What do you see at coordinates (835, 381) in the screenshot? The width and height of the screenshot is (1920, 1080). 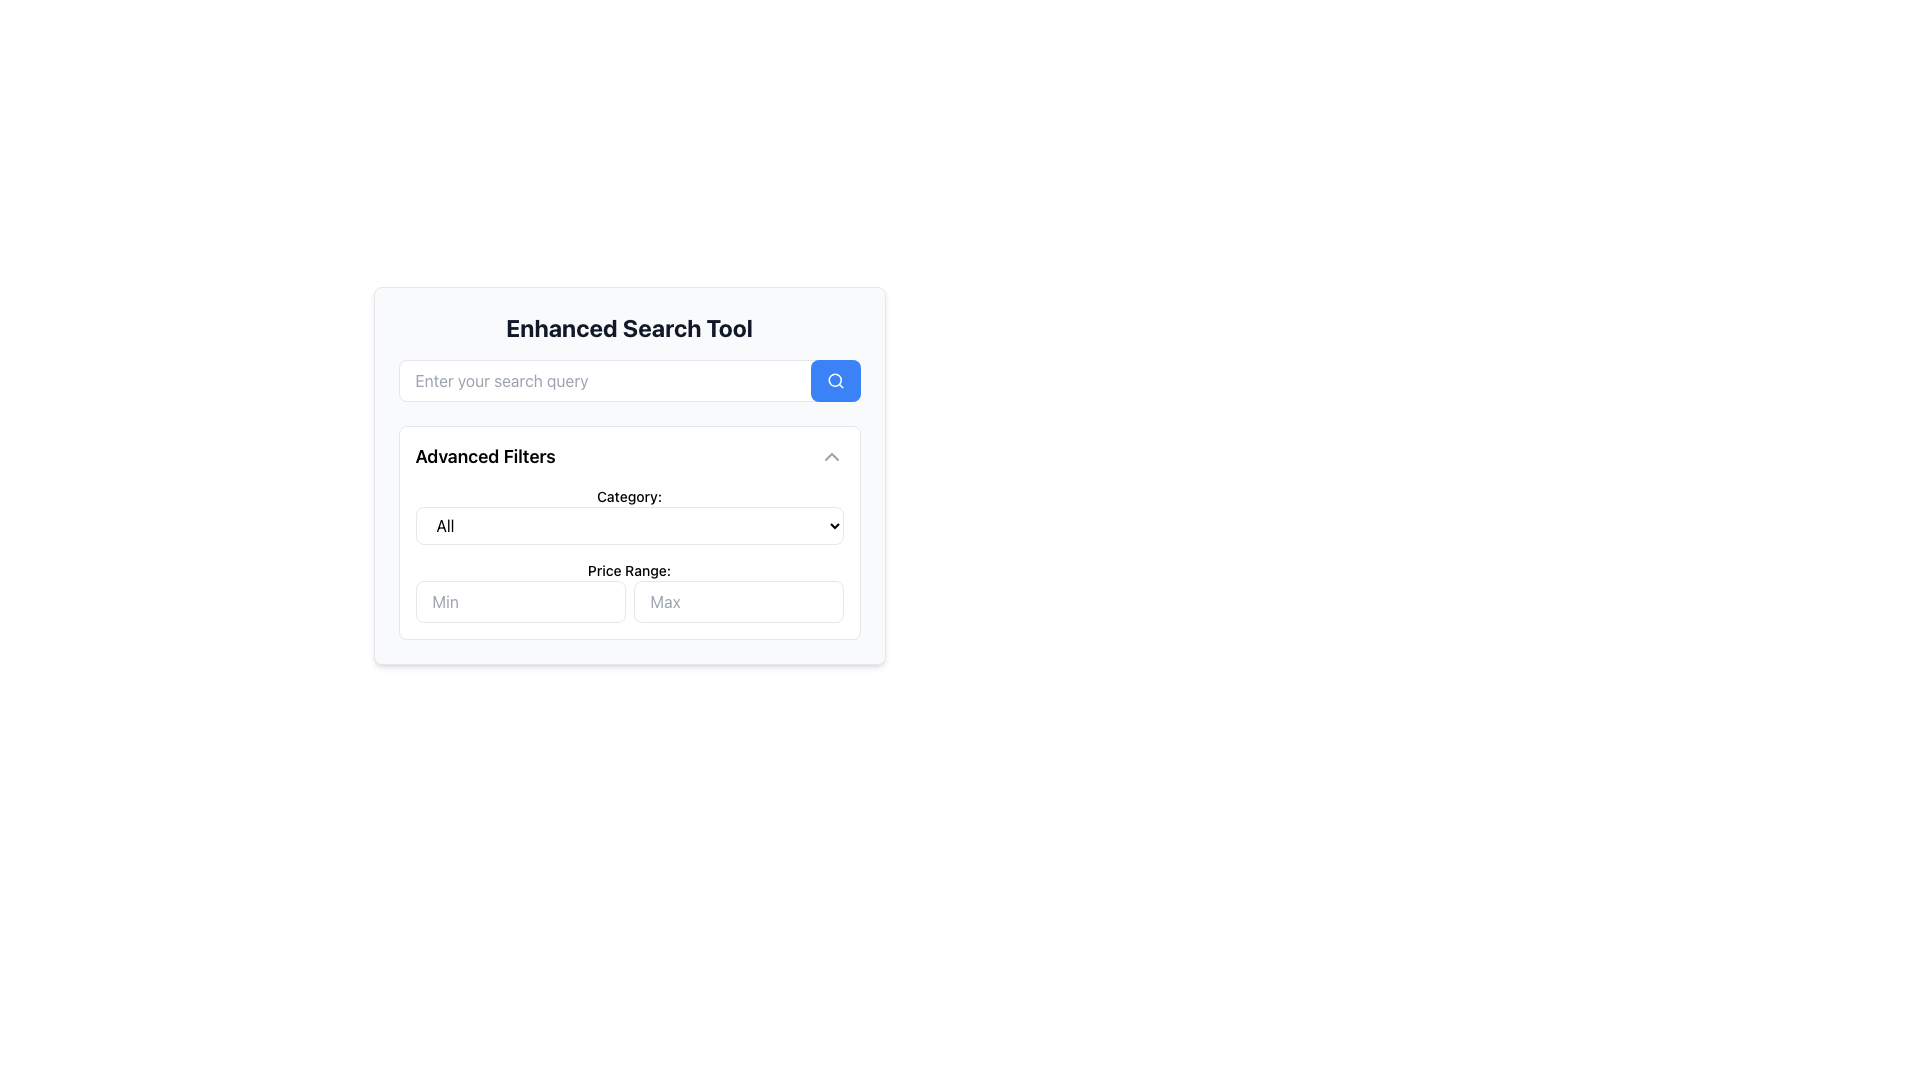 I see `the search icon, which is a magnifying glass styled with a thin stroke, located within a blue button to the right of the search input field` at bounding box center [835, 381].